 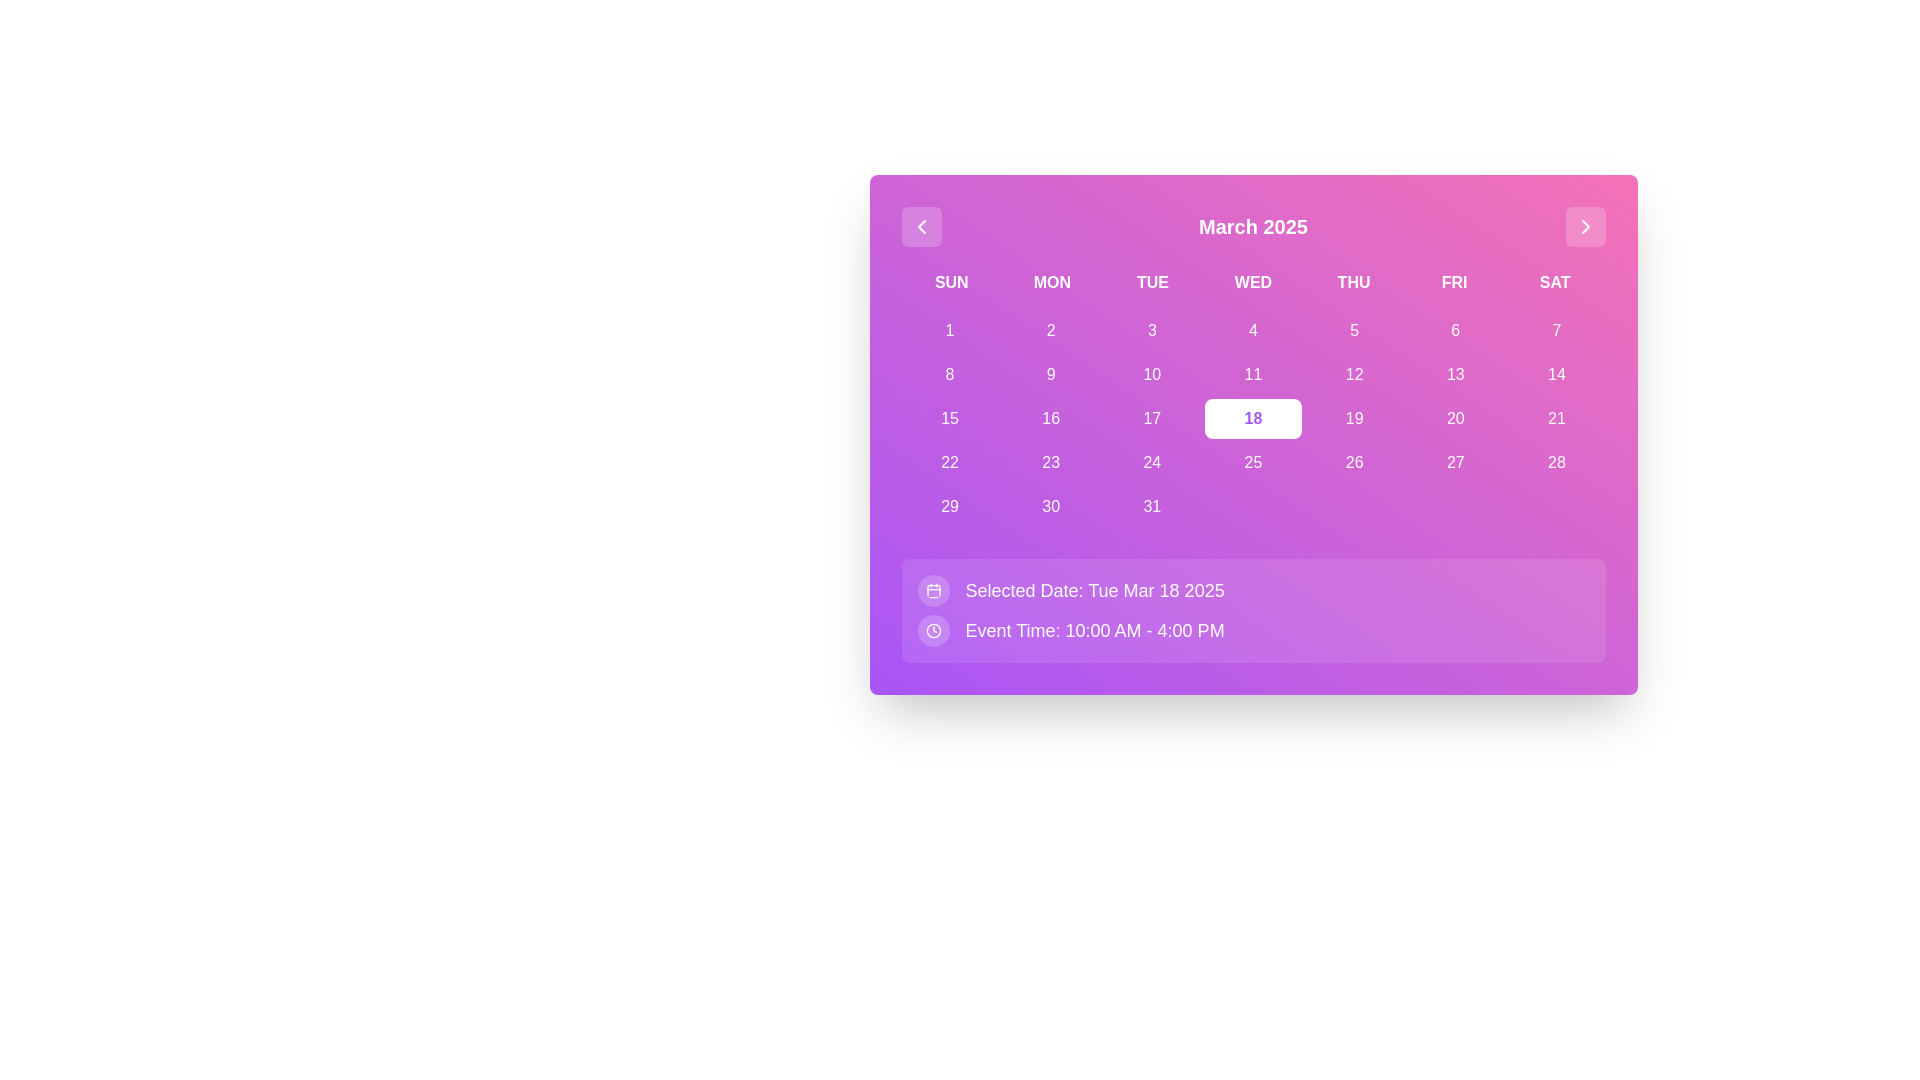 I want to click on the text label 'Sat', which is the last element in the row of weekday names displayed in a grid layout, located in the top-right corner of the interface, so click(x=1554, y=282).